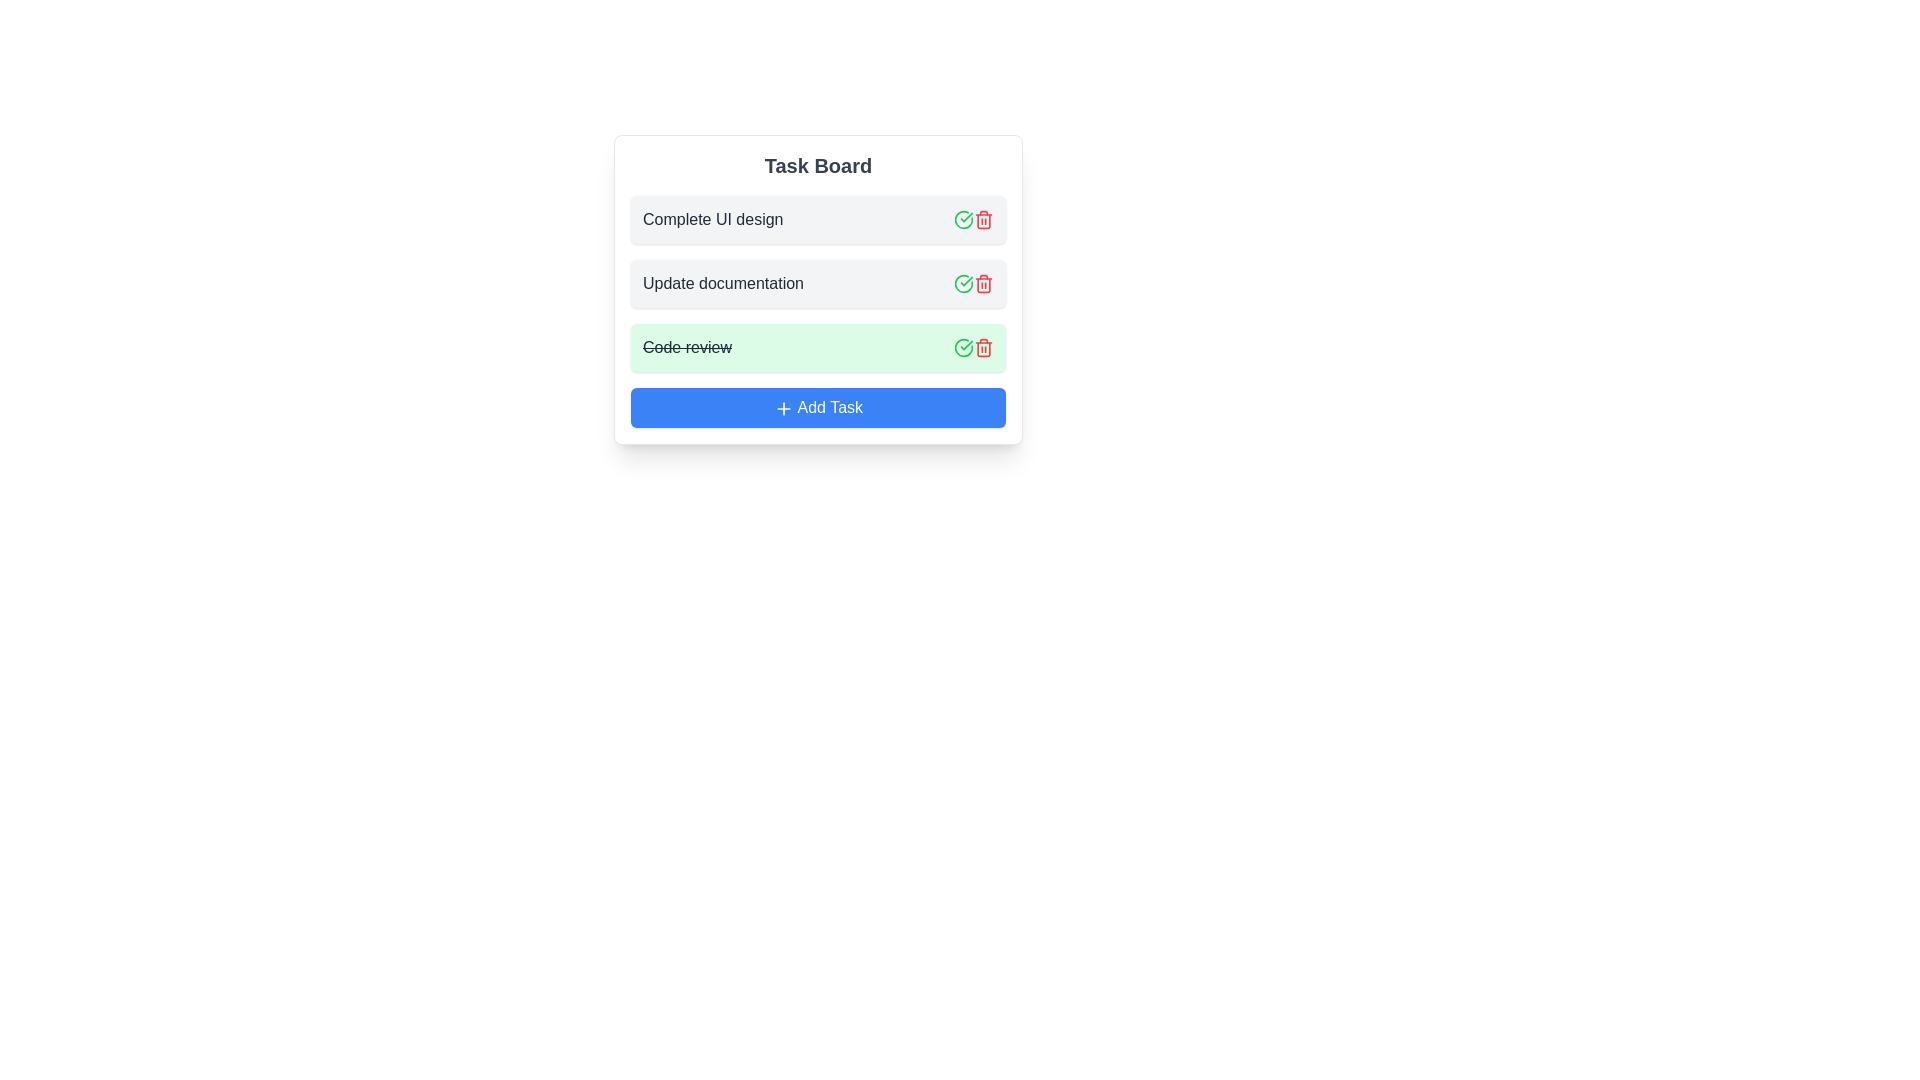  I want to click on the static text title 'Task Board' which indicates the purpose of the task board layout, so click(818, 164).